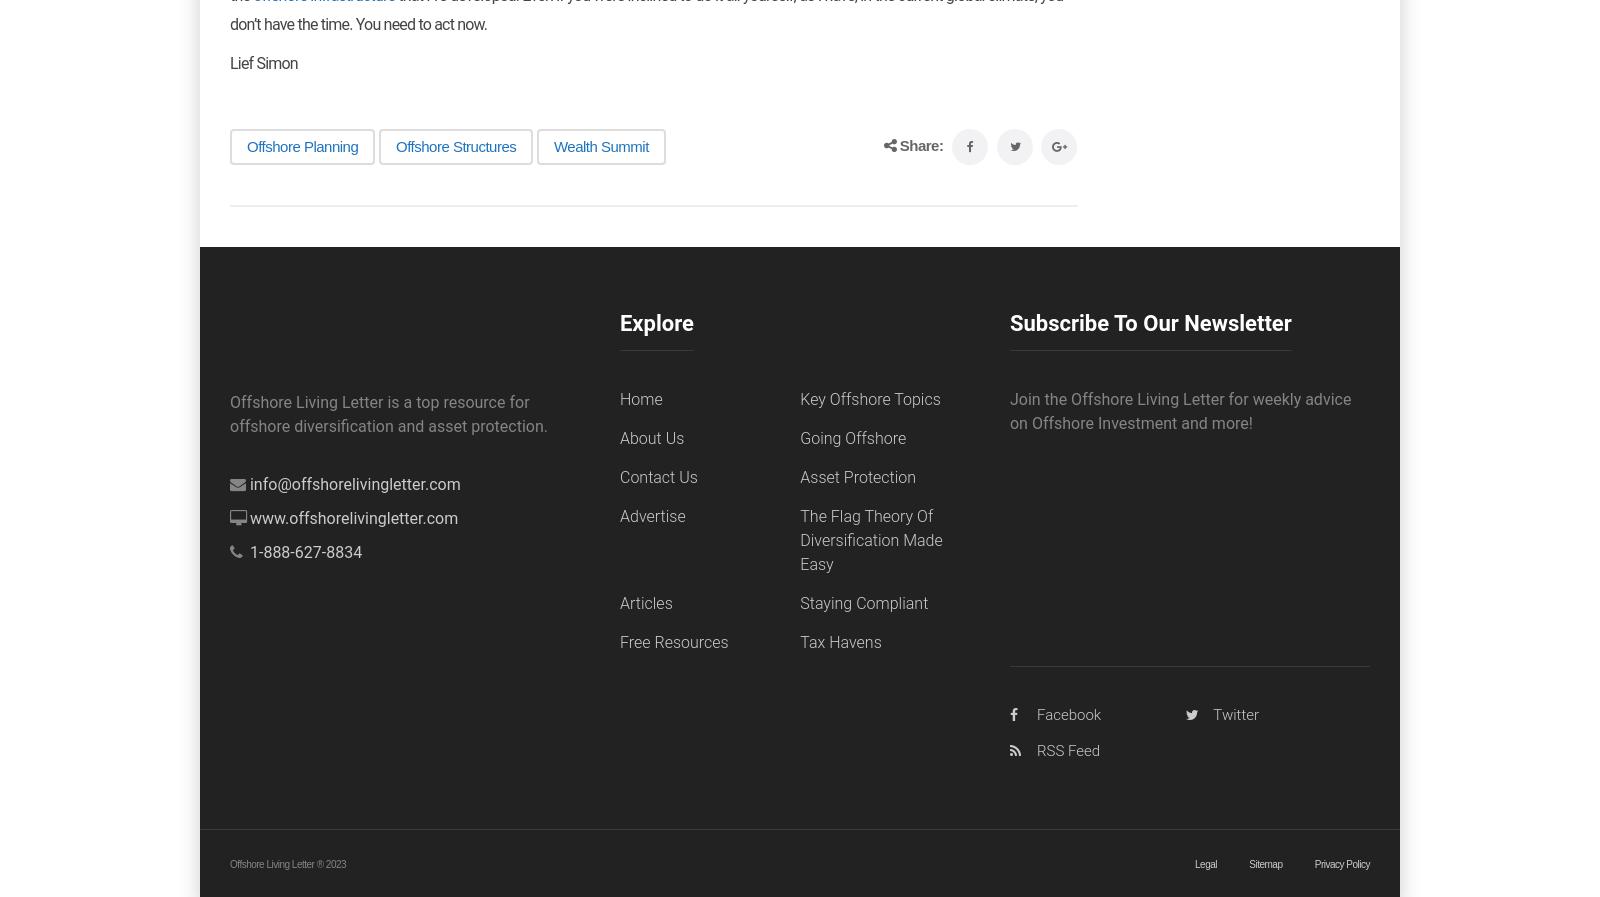  Describe the element at coordinates (920, 143) in the screenshot. I see `'Share:'` at that location.